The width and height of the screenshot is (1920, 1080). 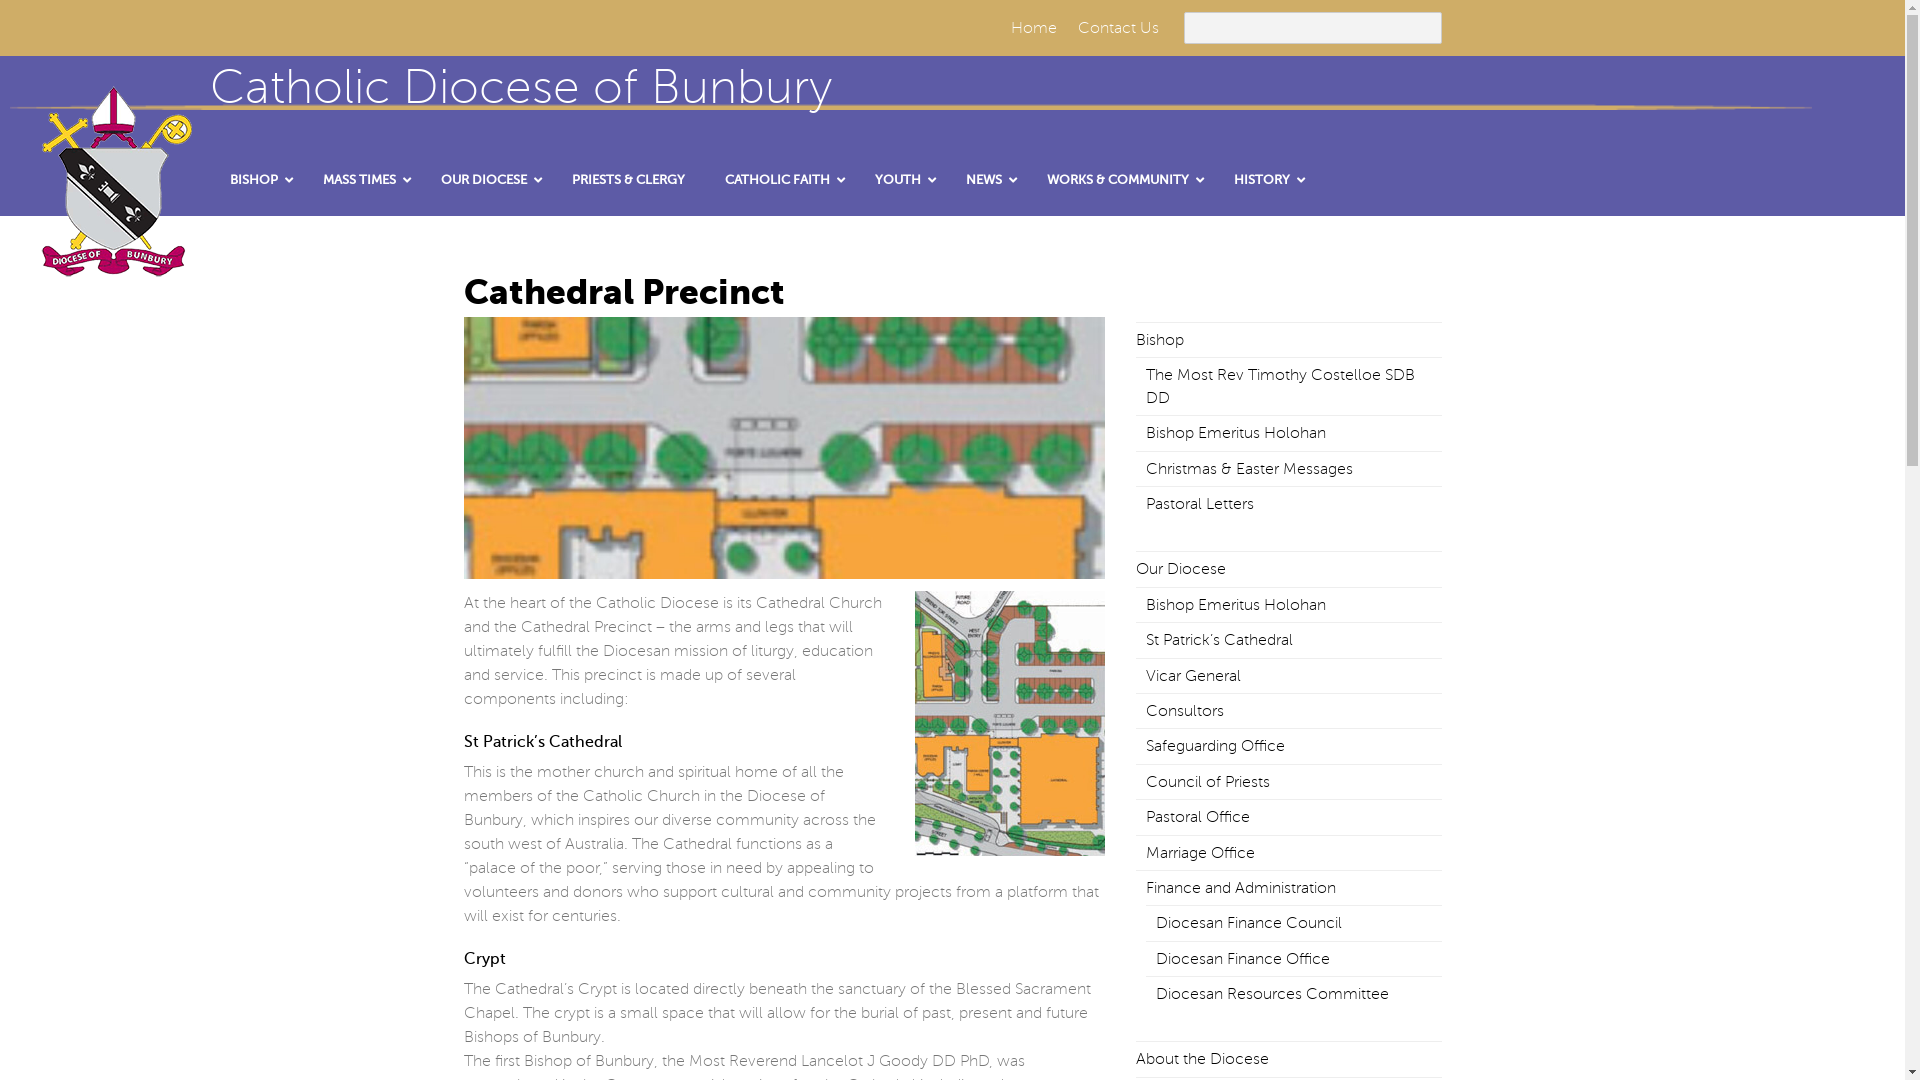 What do you see at coordinates (1247, 922) in the screenshot?
I see `'Diocesan Finance Council'` at bounding box center [1247, 922].